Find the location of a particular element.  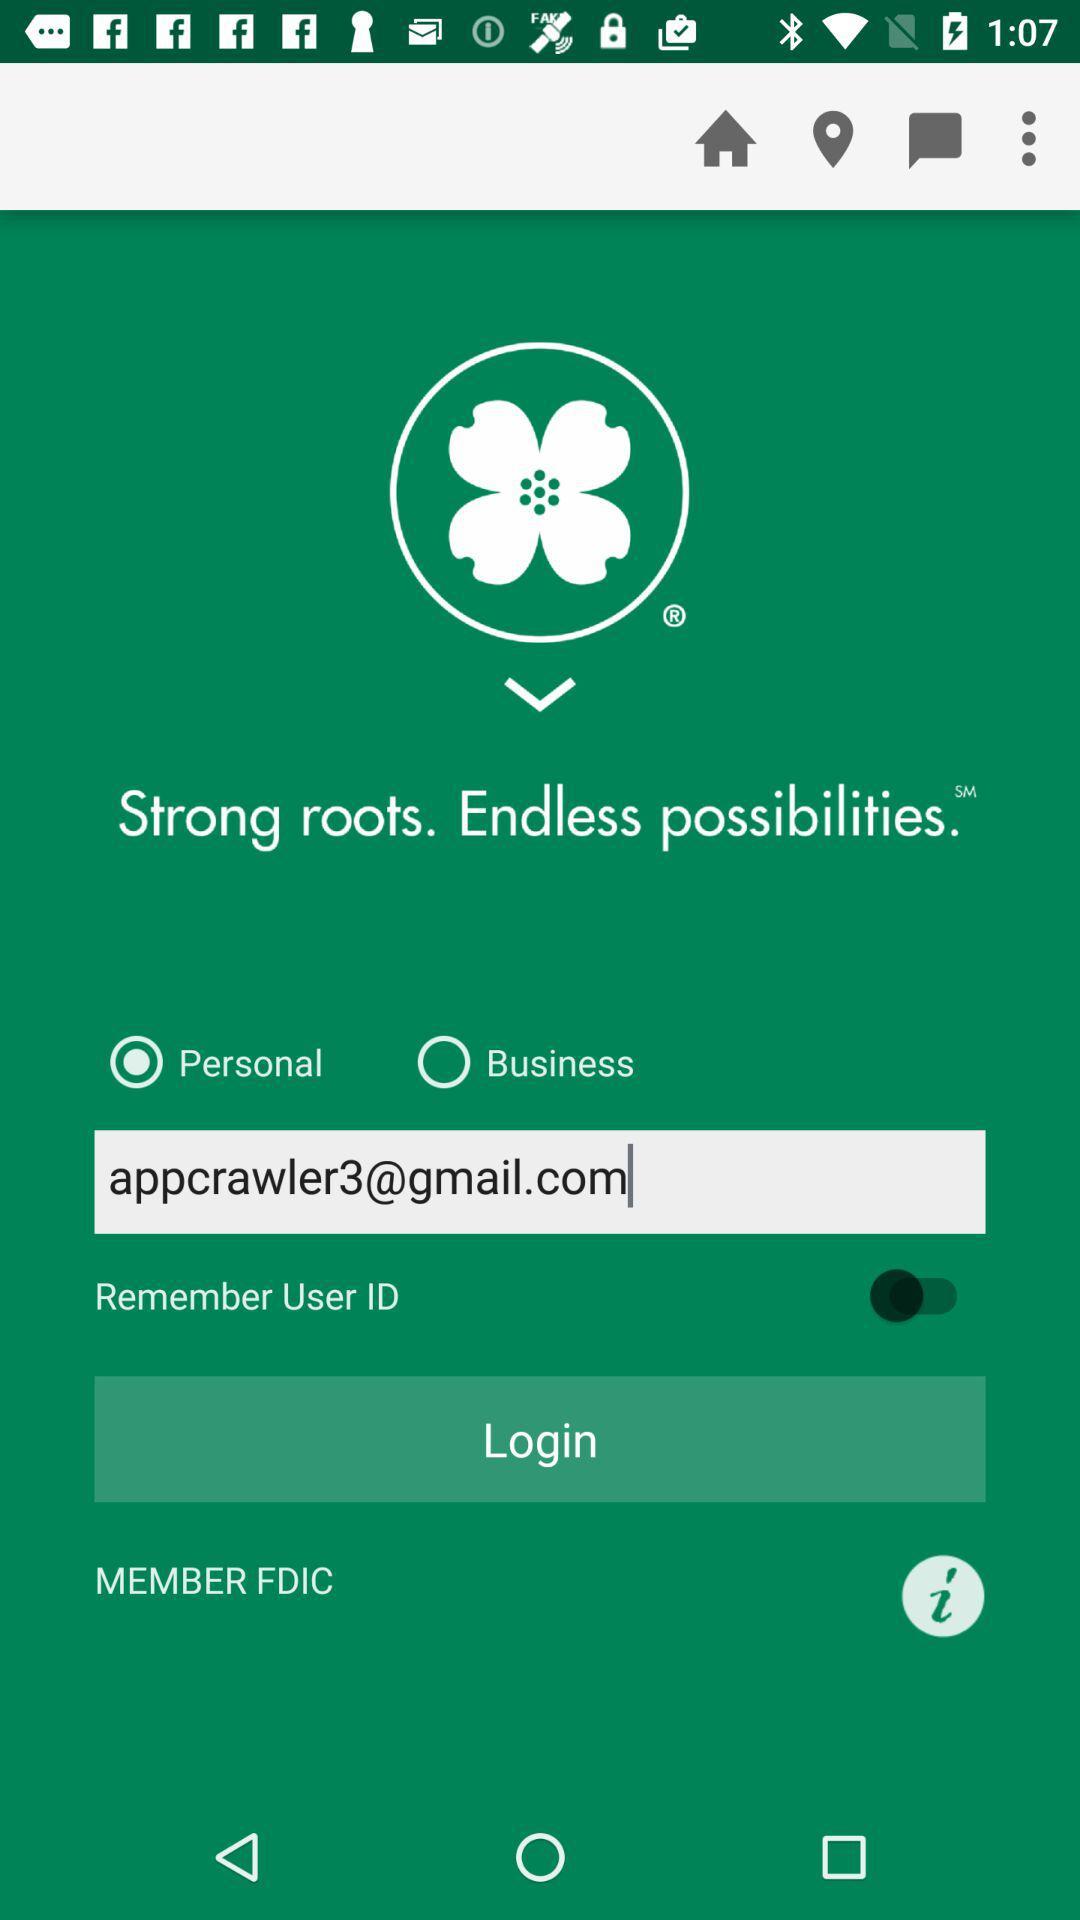

item to the right of the personal icon is located at coordinates (517, 1060).